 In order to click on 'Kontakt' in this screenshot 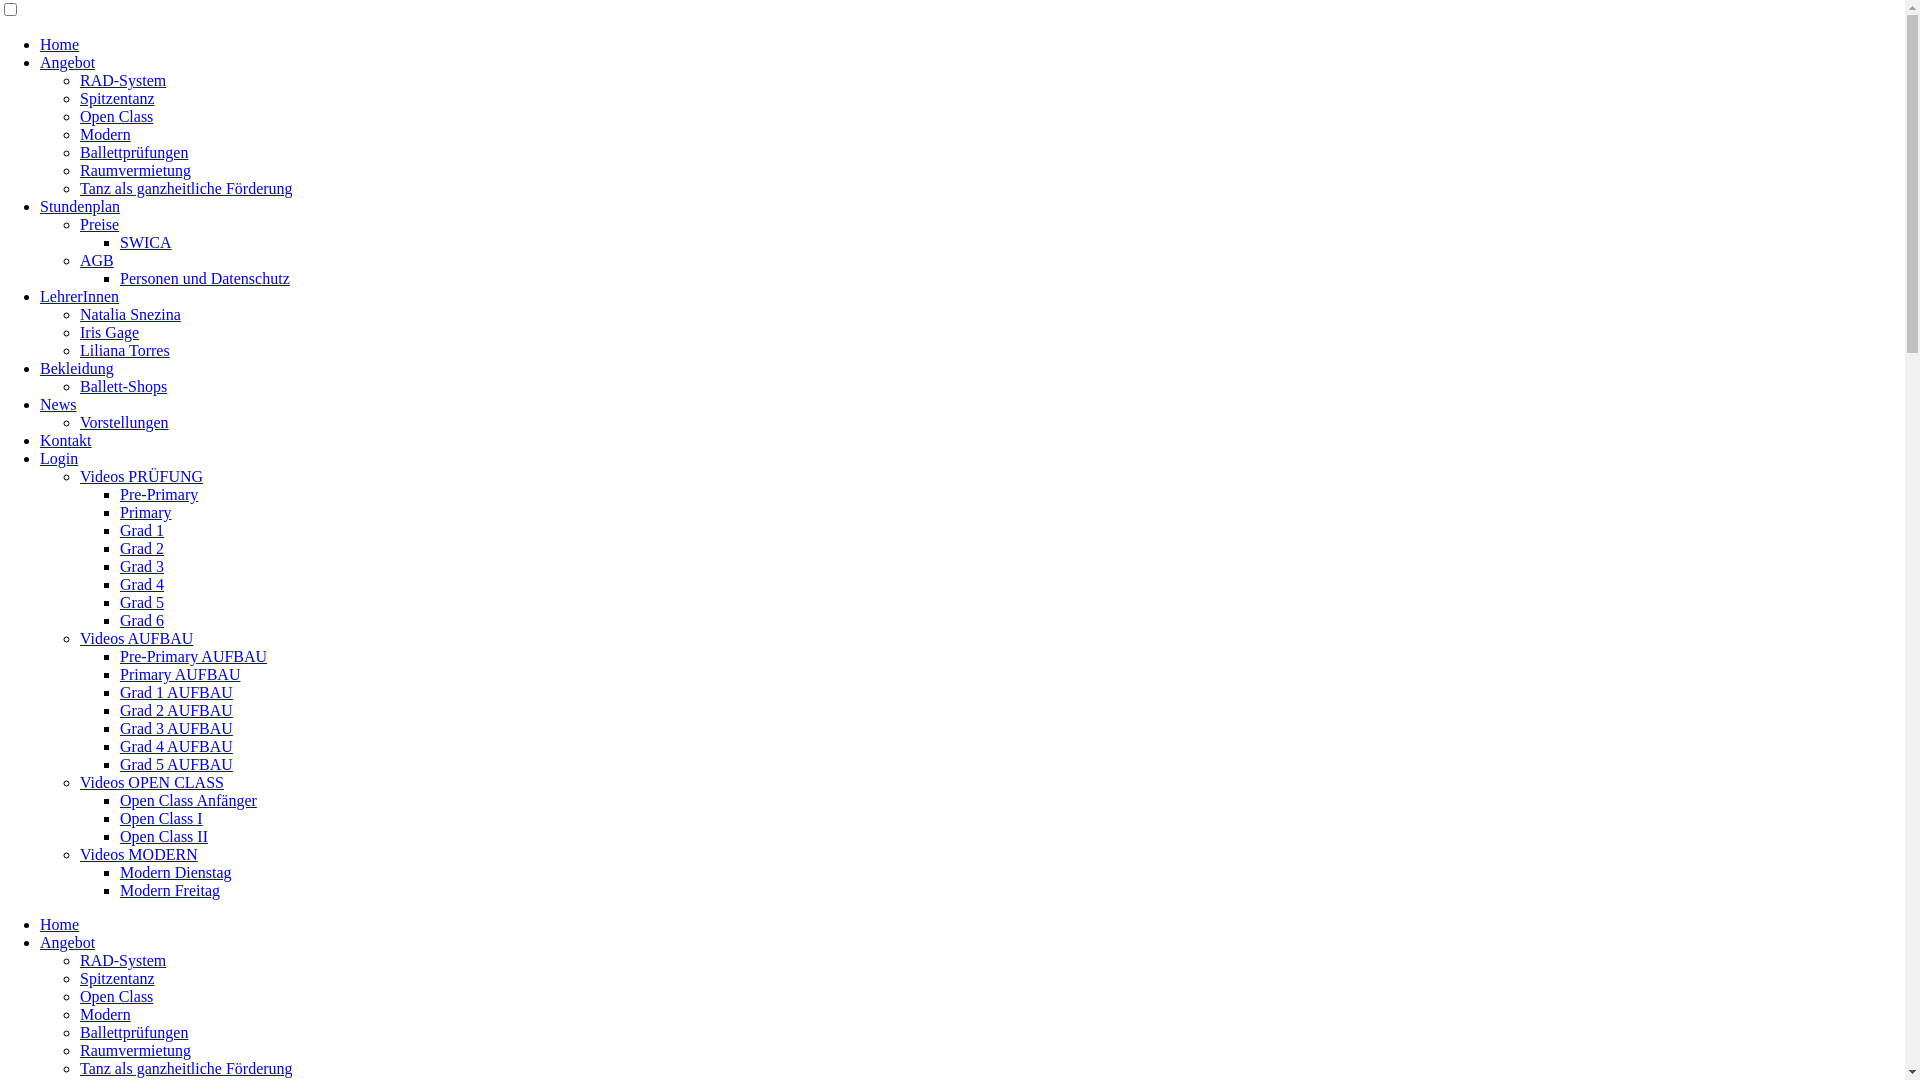, I will do `click(66, 439)`.